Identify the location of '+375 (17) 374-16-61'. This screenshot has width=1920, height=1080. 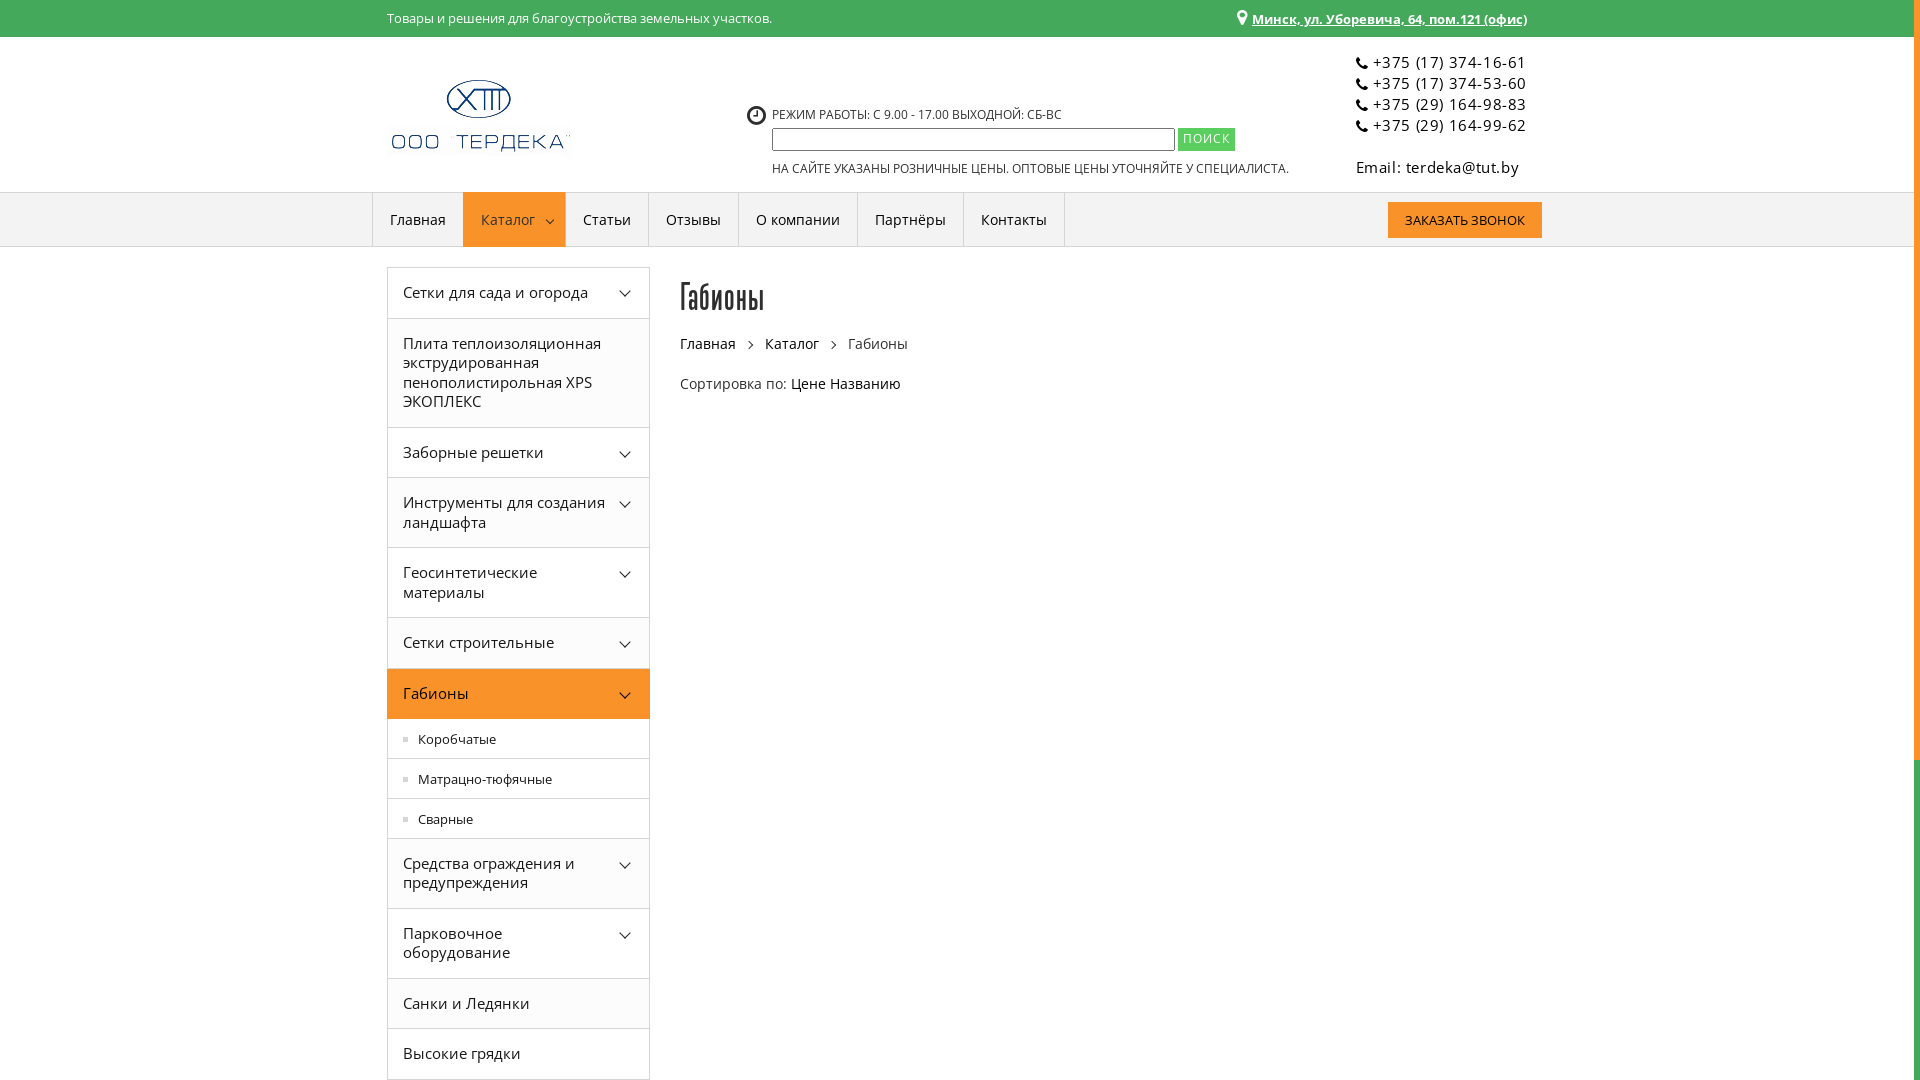
(1449, 60).